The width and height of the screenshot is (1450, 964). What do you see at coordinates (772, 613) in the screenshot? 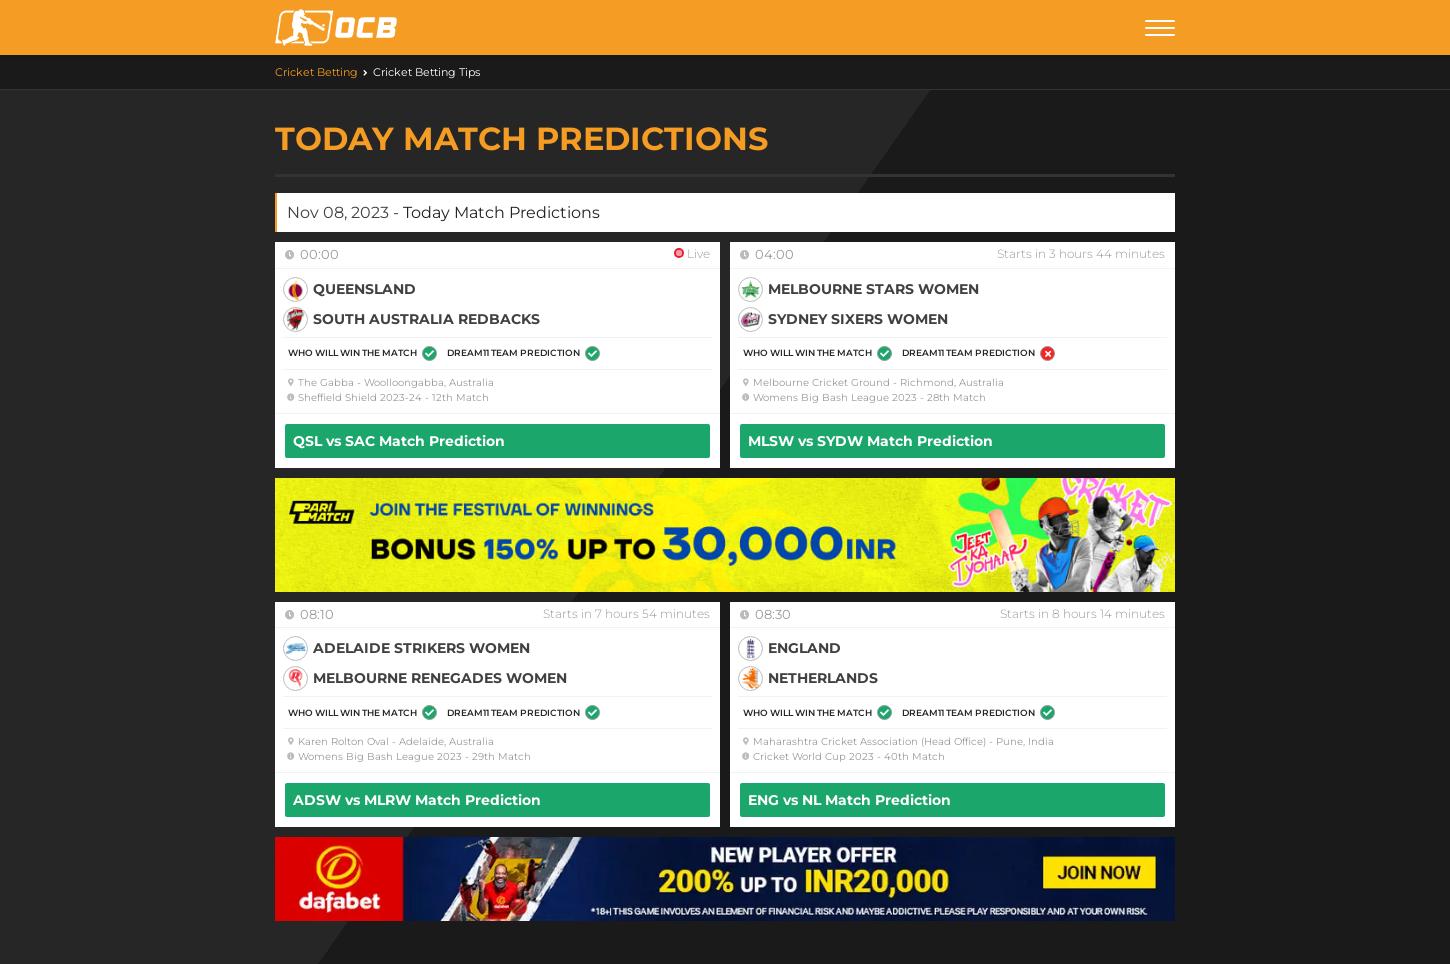
I see `'08:30'` at bounding box center [772, 613].